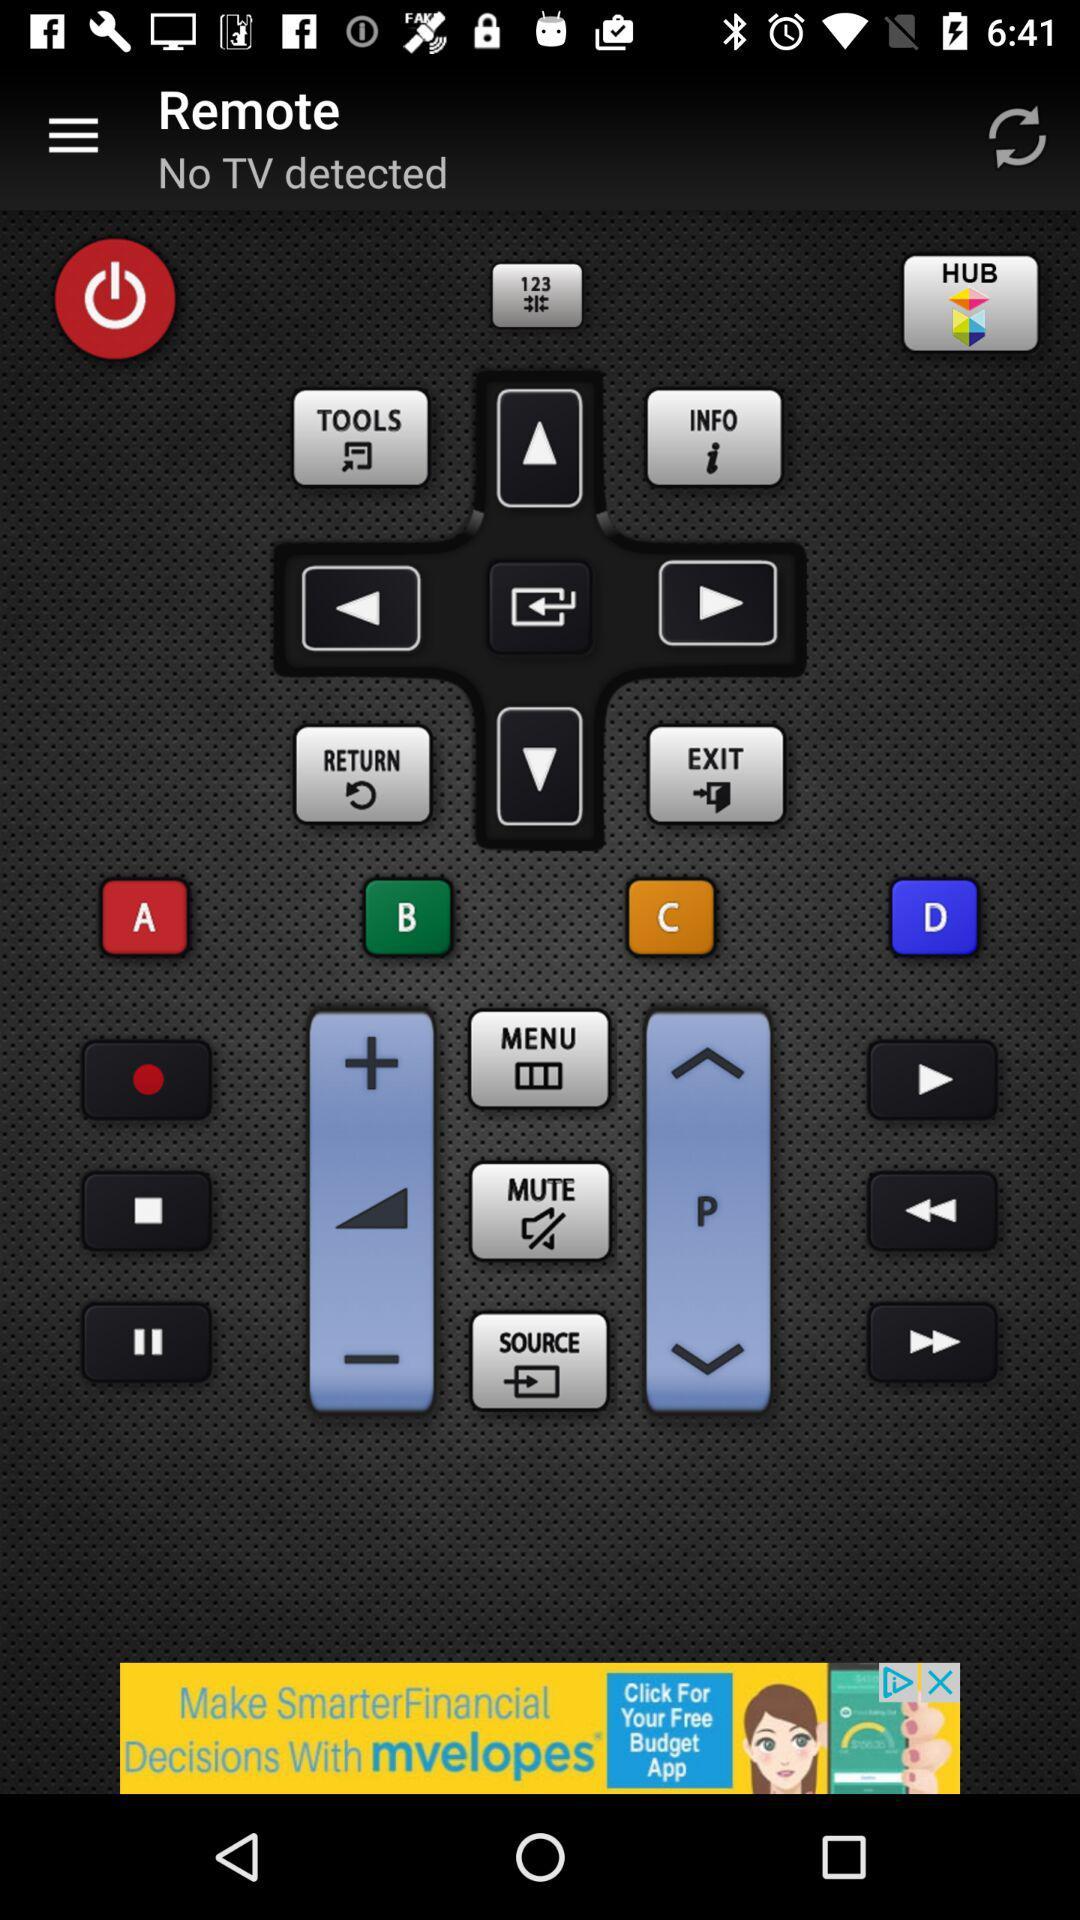 The height and width of the screenshot is (1920, 1080). What do you see at coordinates (933, 1079) in the screenshot?
I see `the play icon` at bounding box center [933, 1079].